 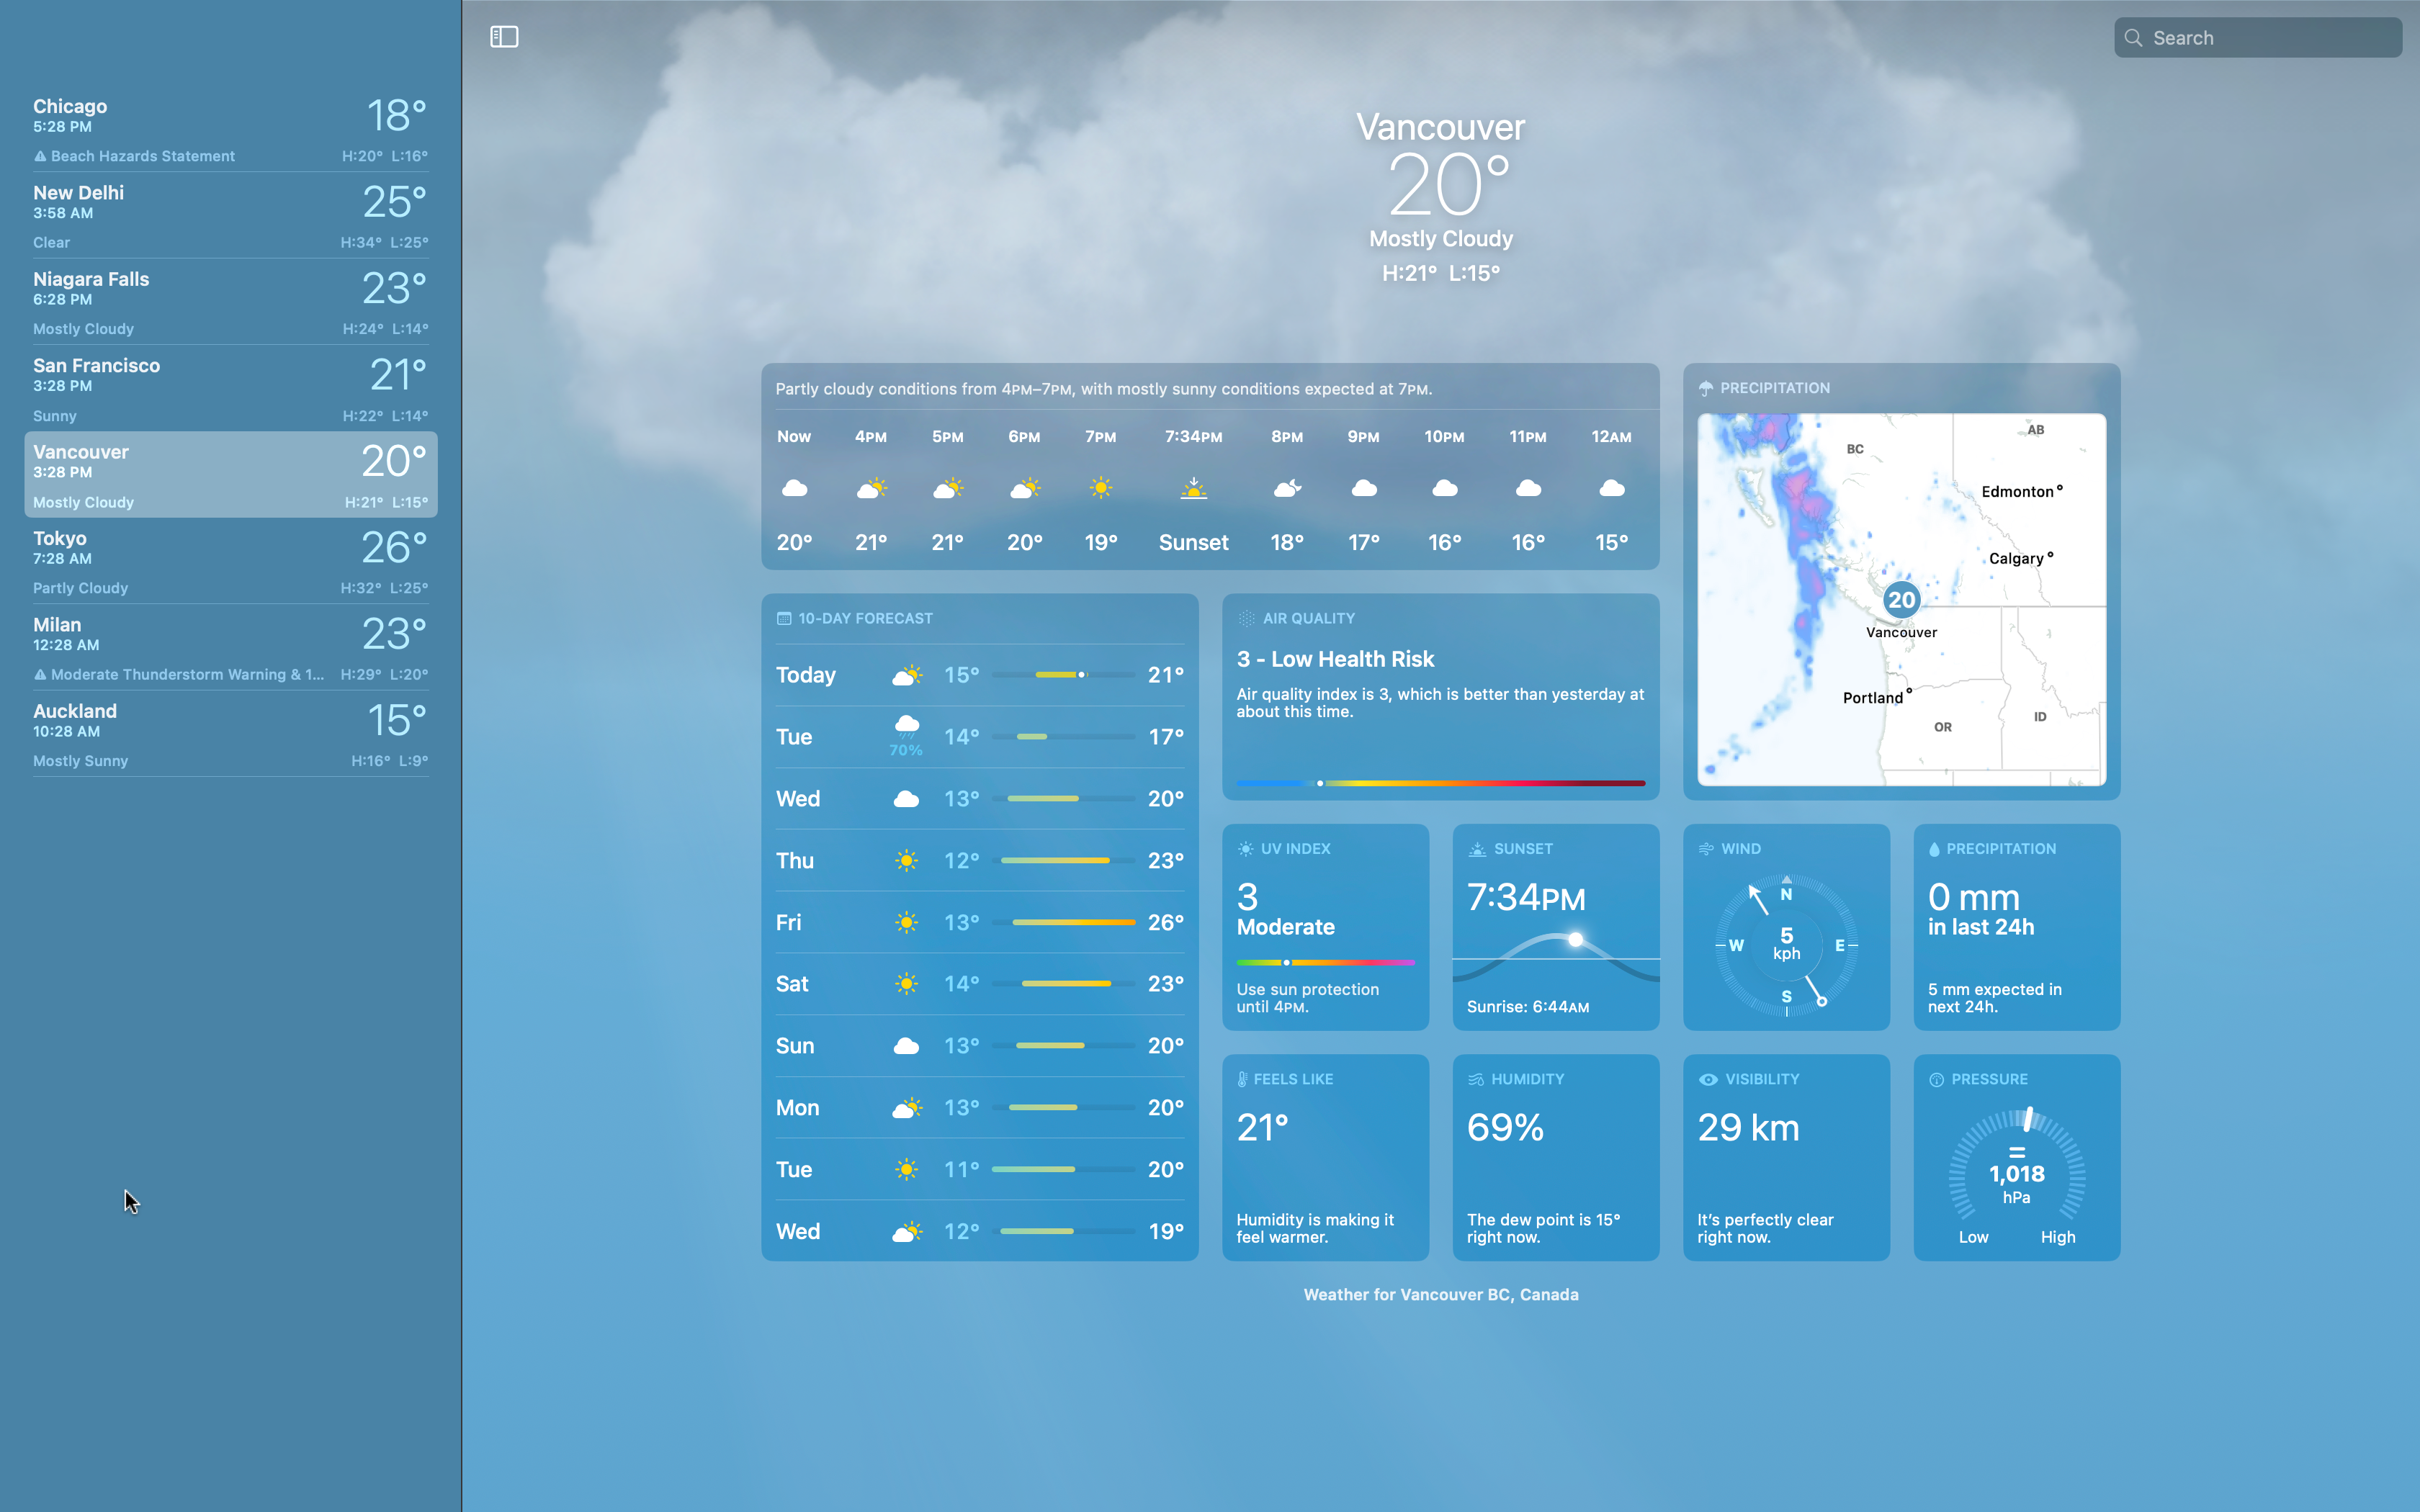 What do you see at coordinates (1785, 926) in the screenshot?
I see `Obtain the wind metrics in Vancouver` at bounding box center [1785, 926].